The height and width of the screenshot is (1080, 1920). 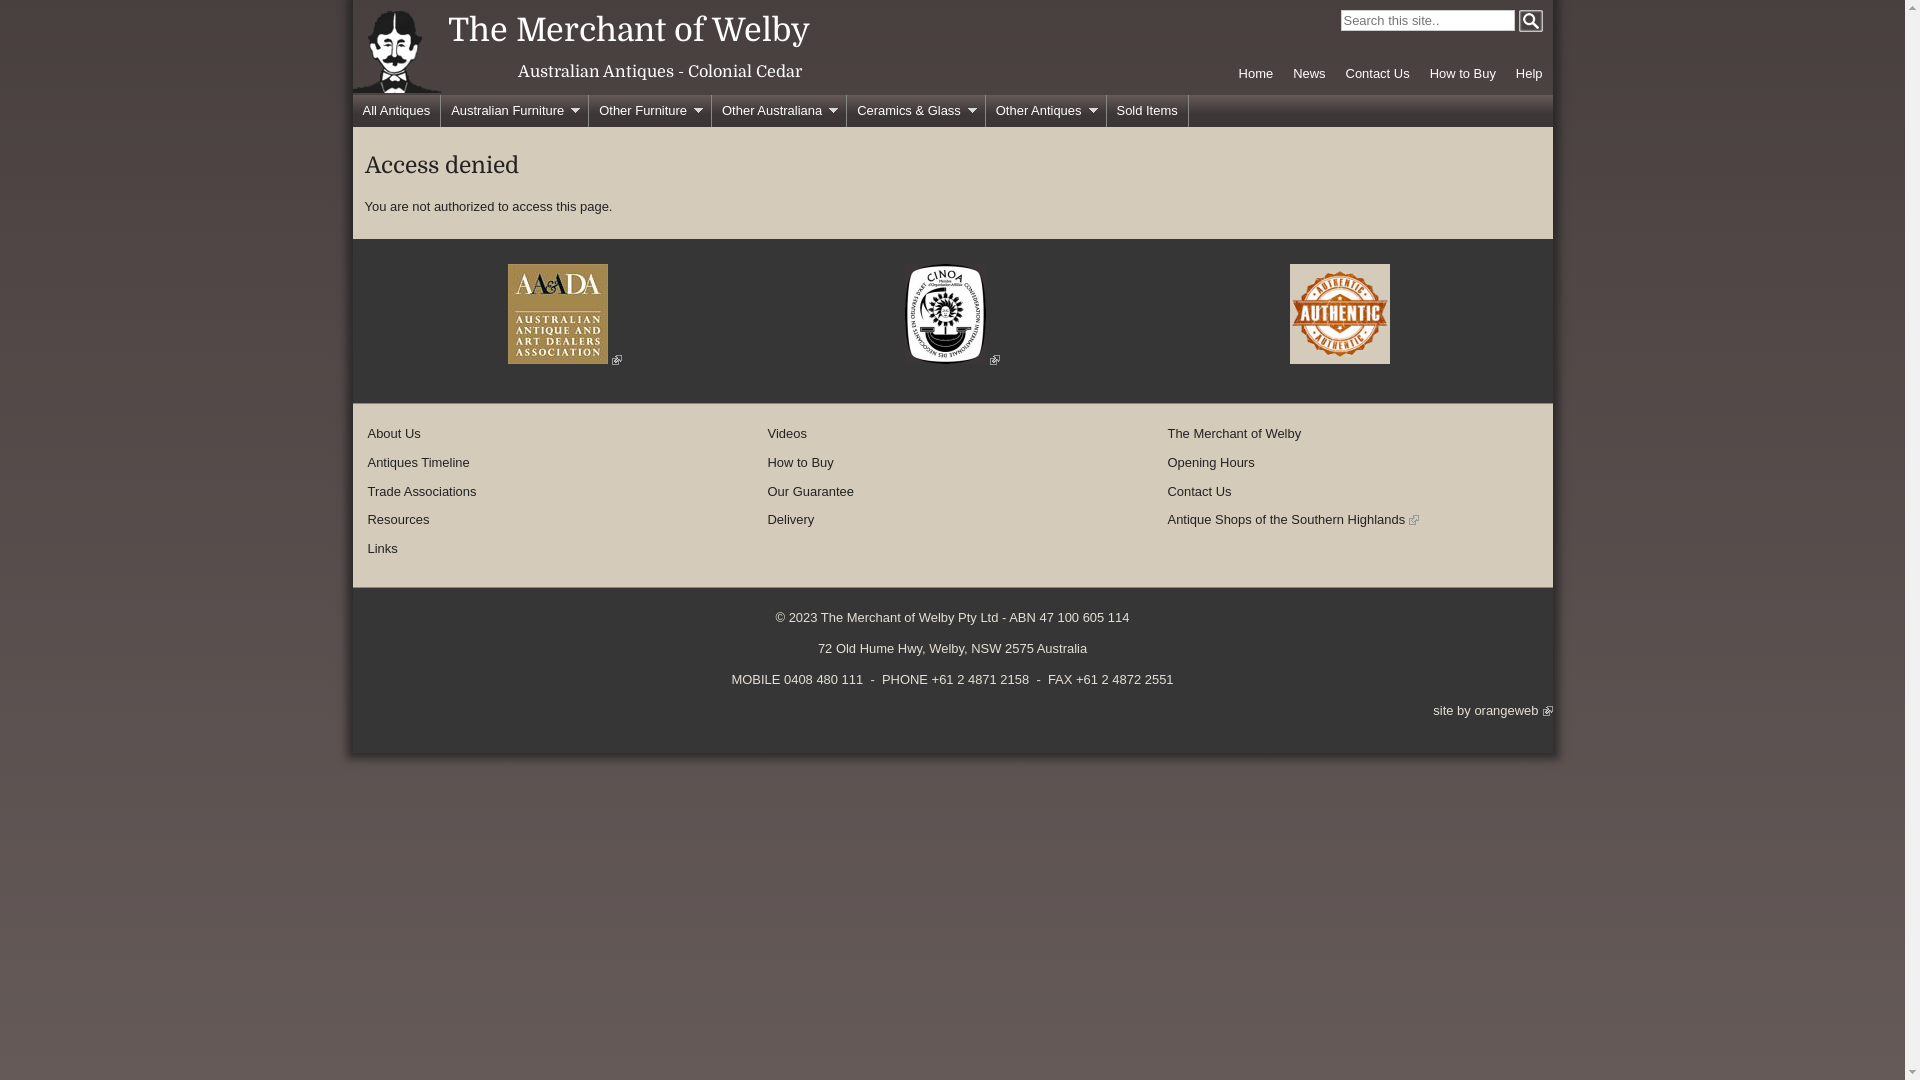 What do you see at coordinates (417, 462) in the screenshot?
I see `'Antiques Timeline'` at bounding box center [417, 462].